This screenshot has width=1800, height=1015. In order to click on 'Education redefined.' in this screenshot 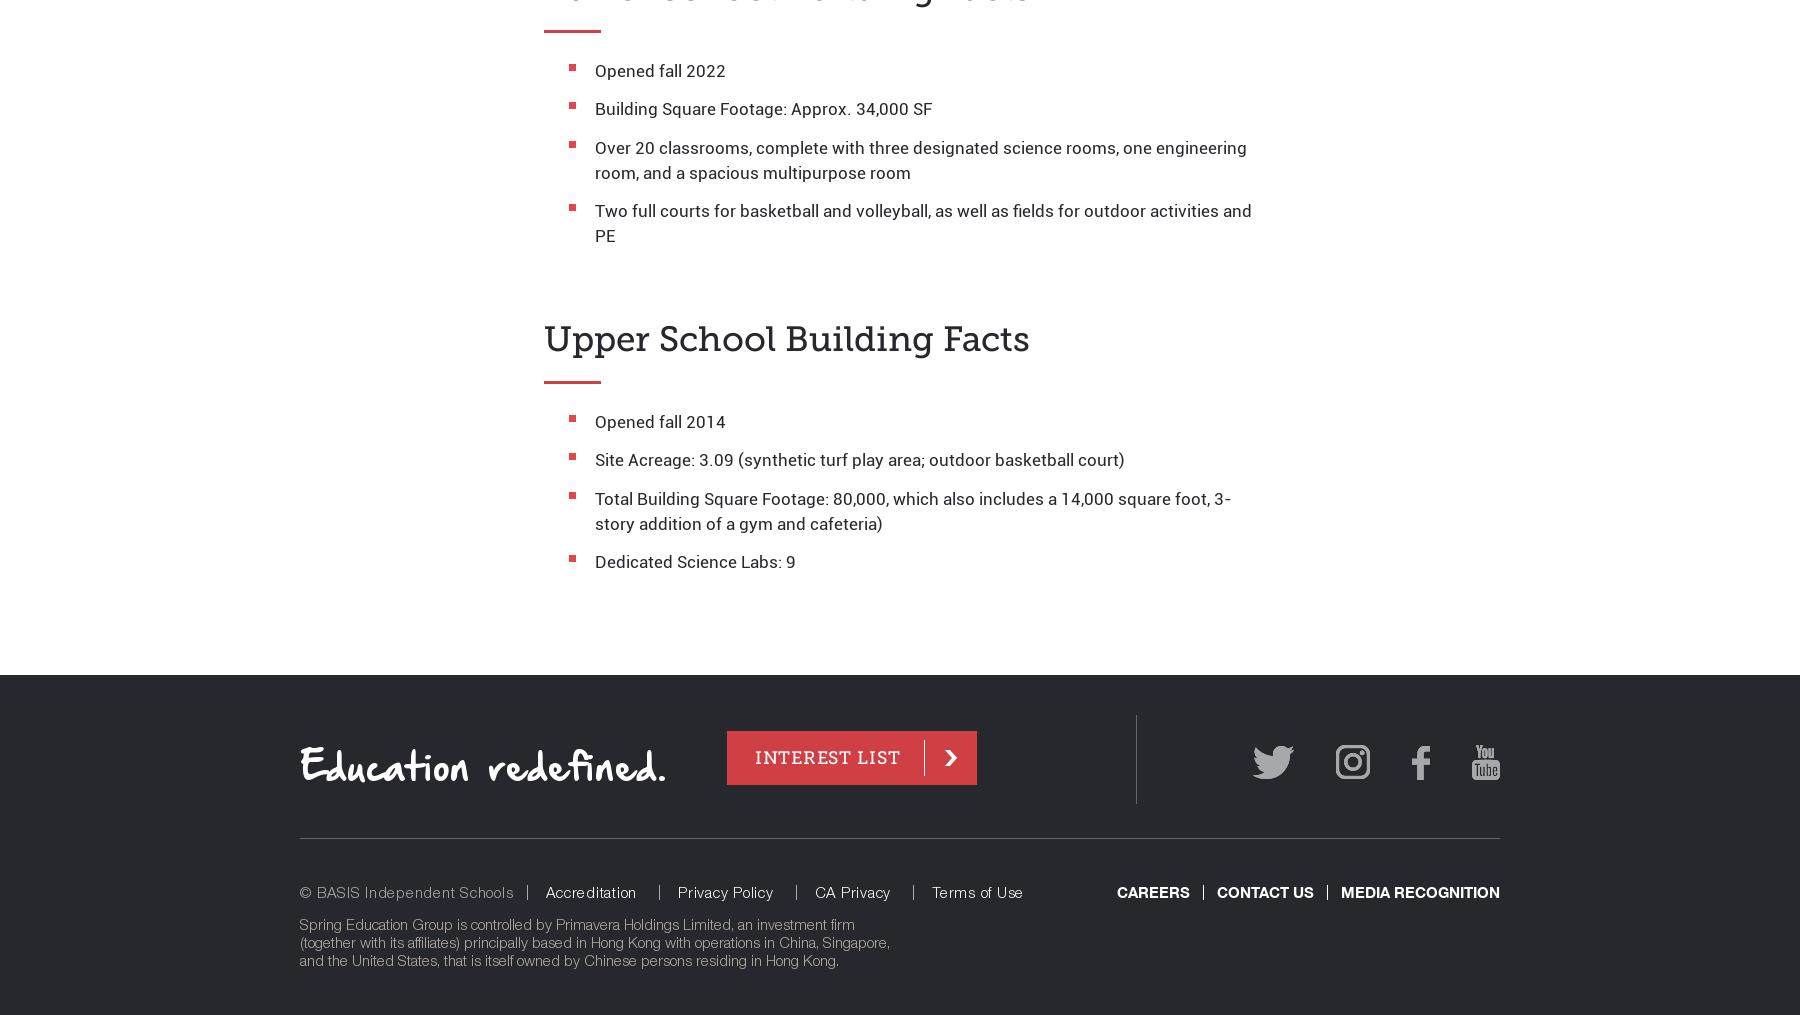, I will do `click(482, 762)`.